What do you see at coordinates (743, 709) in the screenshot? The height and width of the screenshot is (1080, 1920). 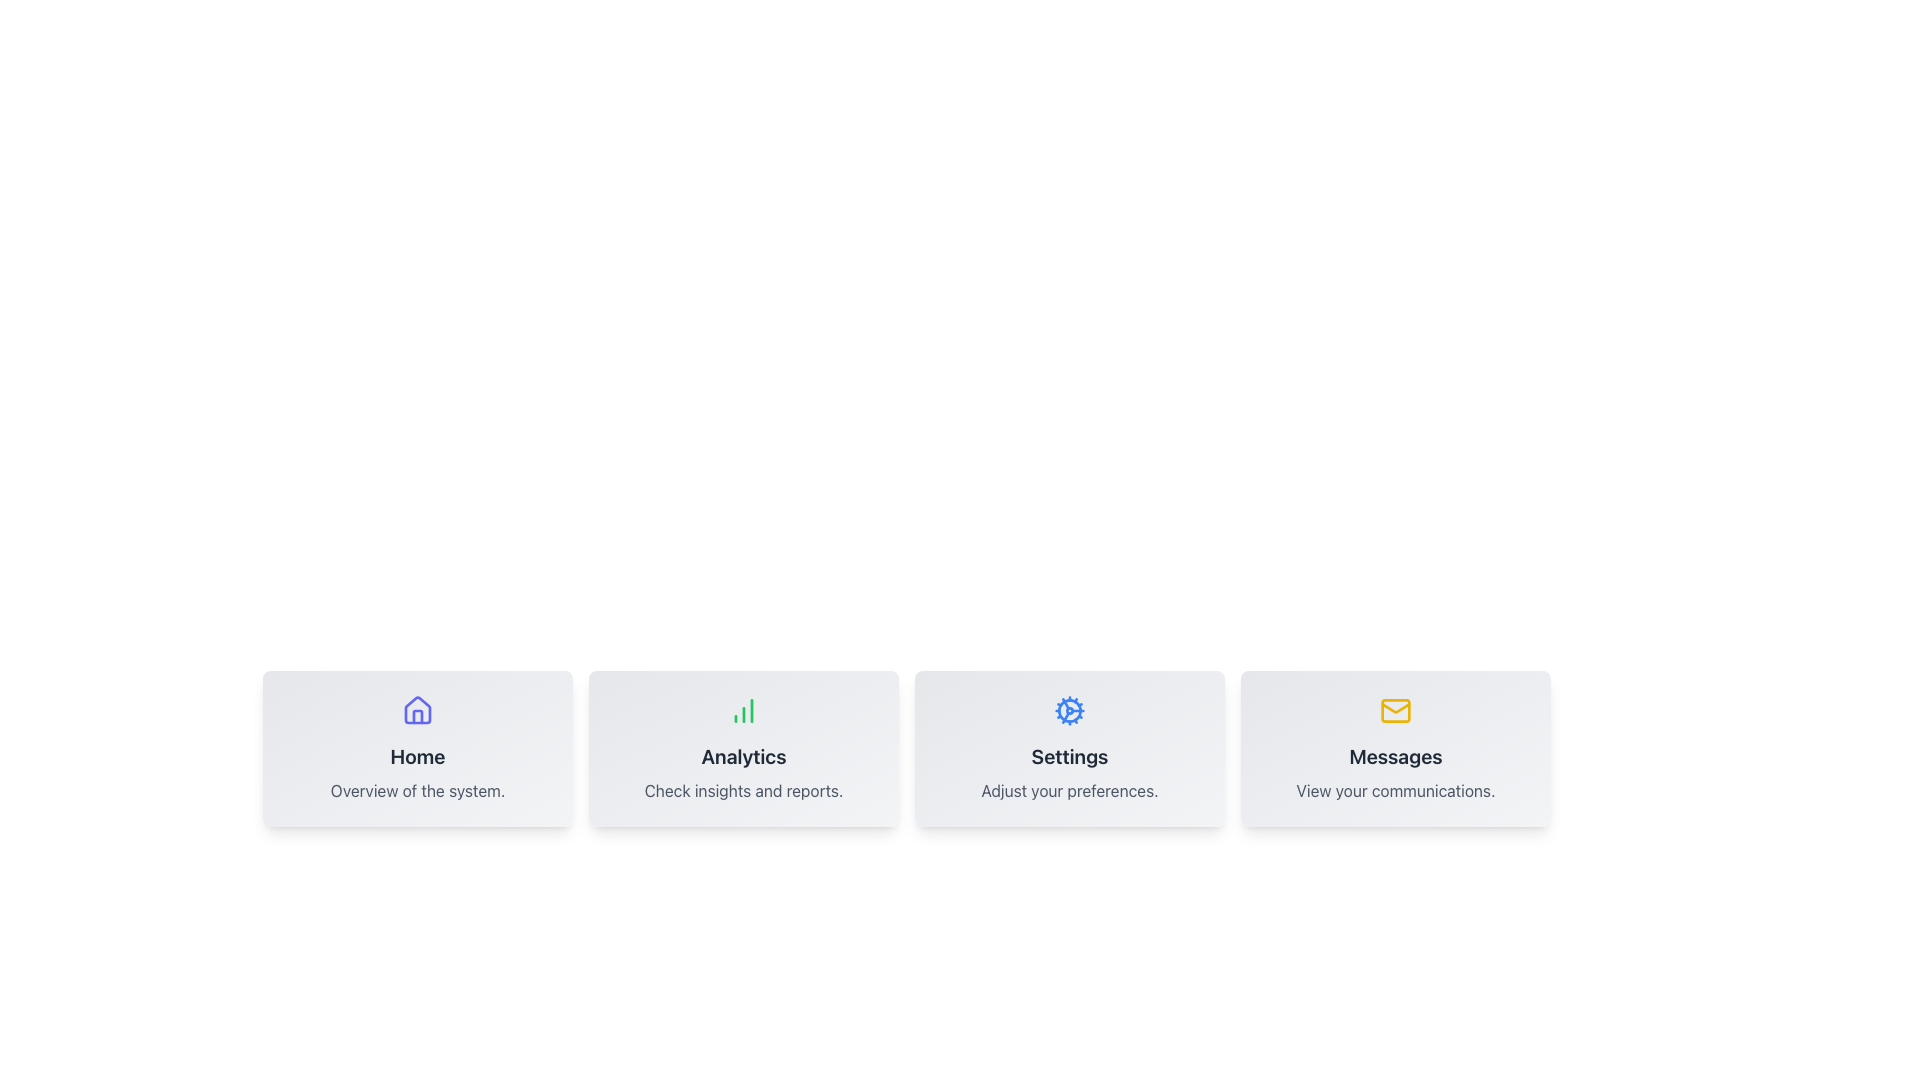 I see `the graphical icon representing an increasing bar chart, which is located in the second card of a horizontally arranged group of four cards, positioned centrally above the text 'Analytics'` at bounding box center [743, 709].